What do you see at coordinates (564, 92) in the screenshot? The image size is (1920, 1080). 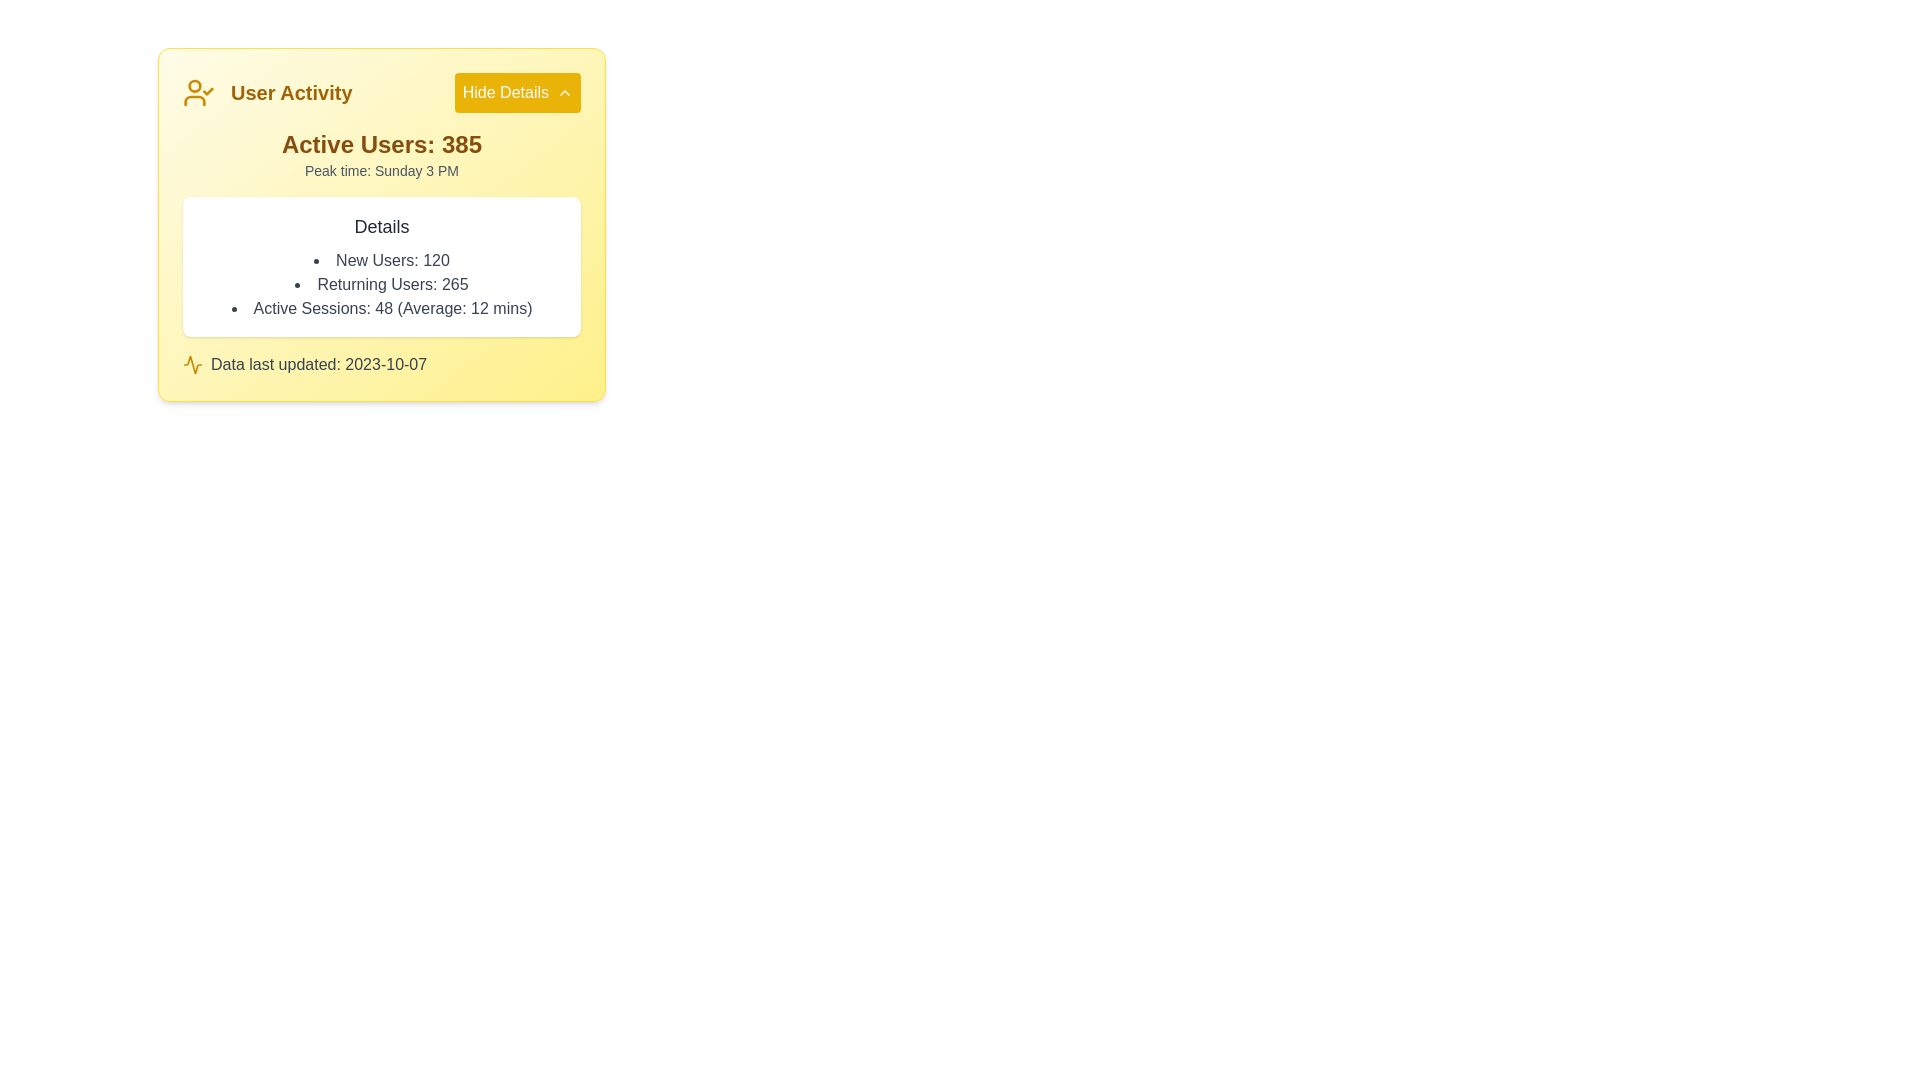 I see `the chevron arrow icon located in the top-right corner of the yellow card interface` at bounding box center [564, 92].